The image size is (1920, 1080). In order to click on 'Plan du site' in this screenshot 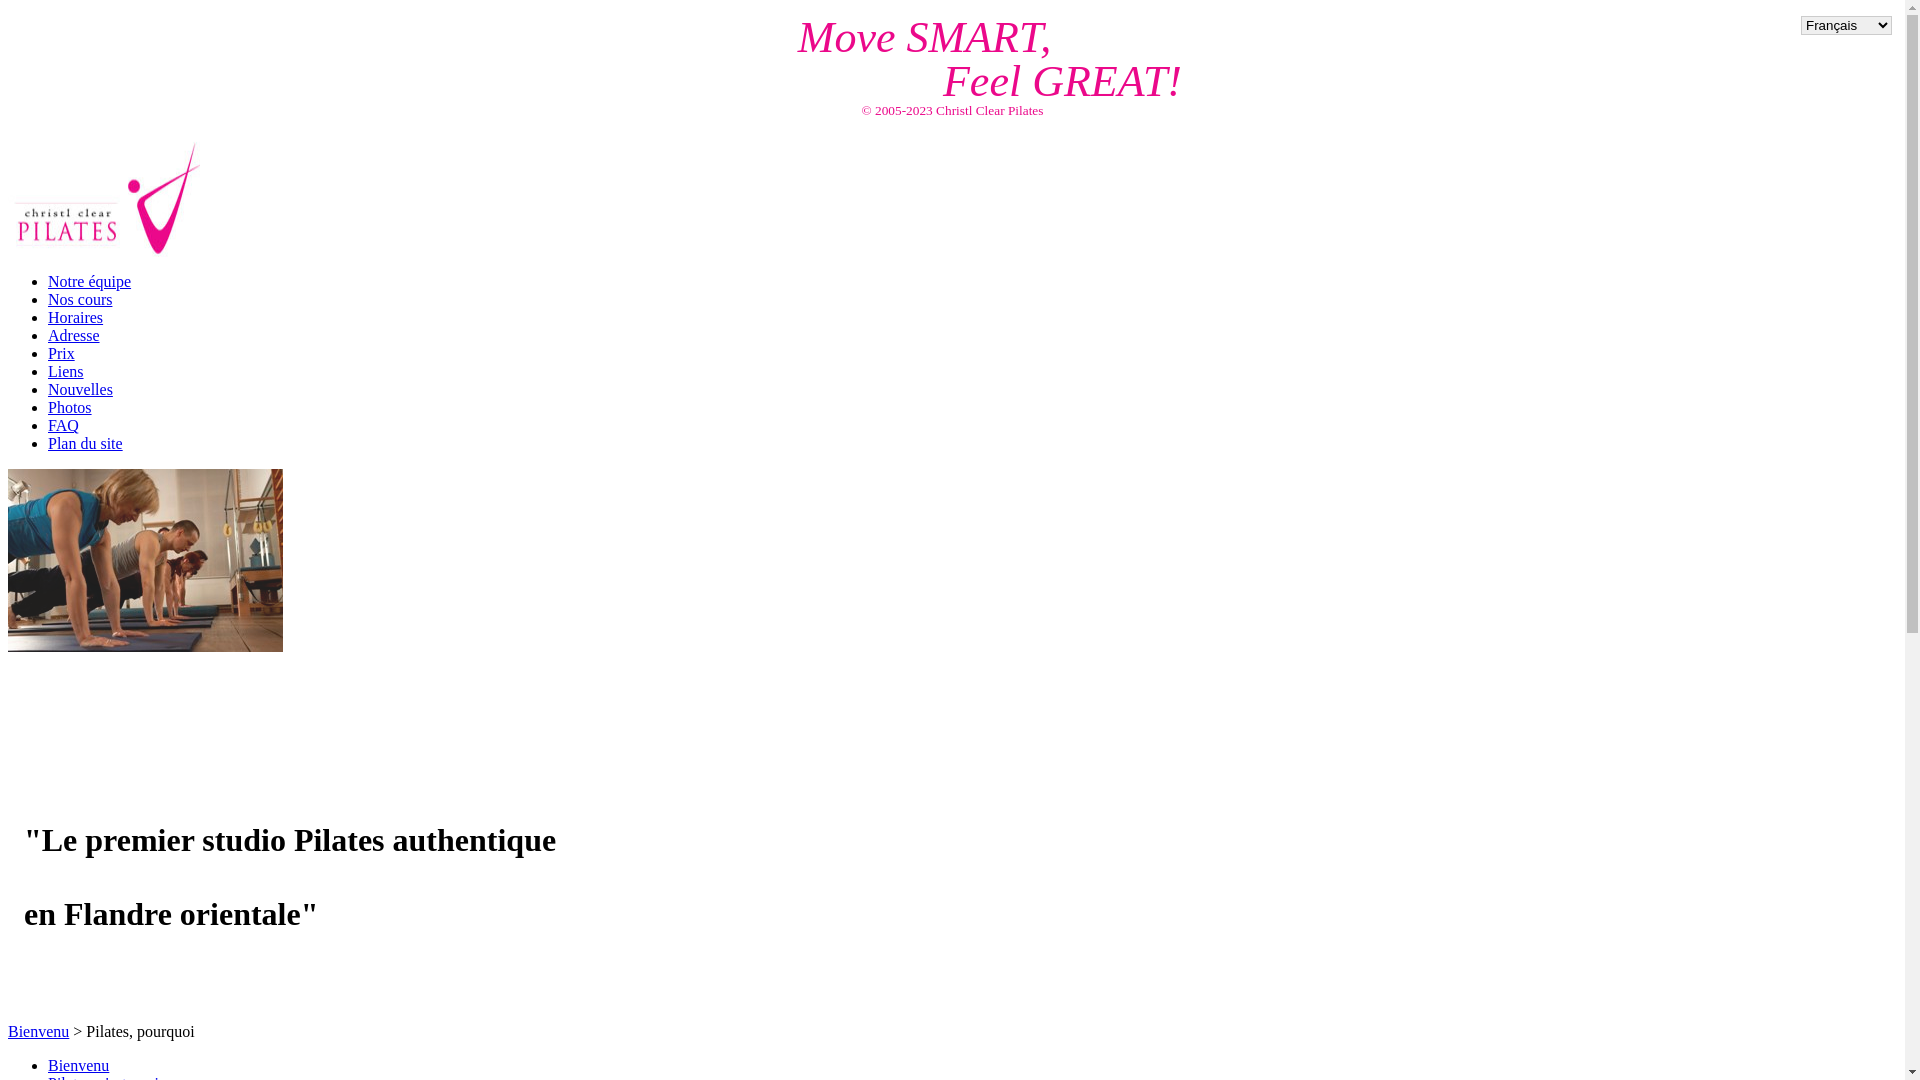, I will do `click(48, 442)`.